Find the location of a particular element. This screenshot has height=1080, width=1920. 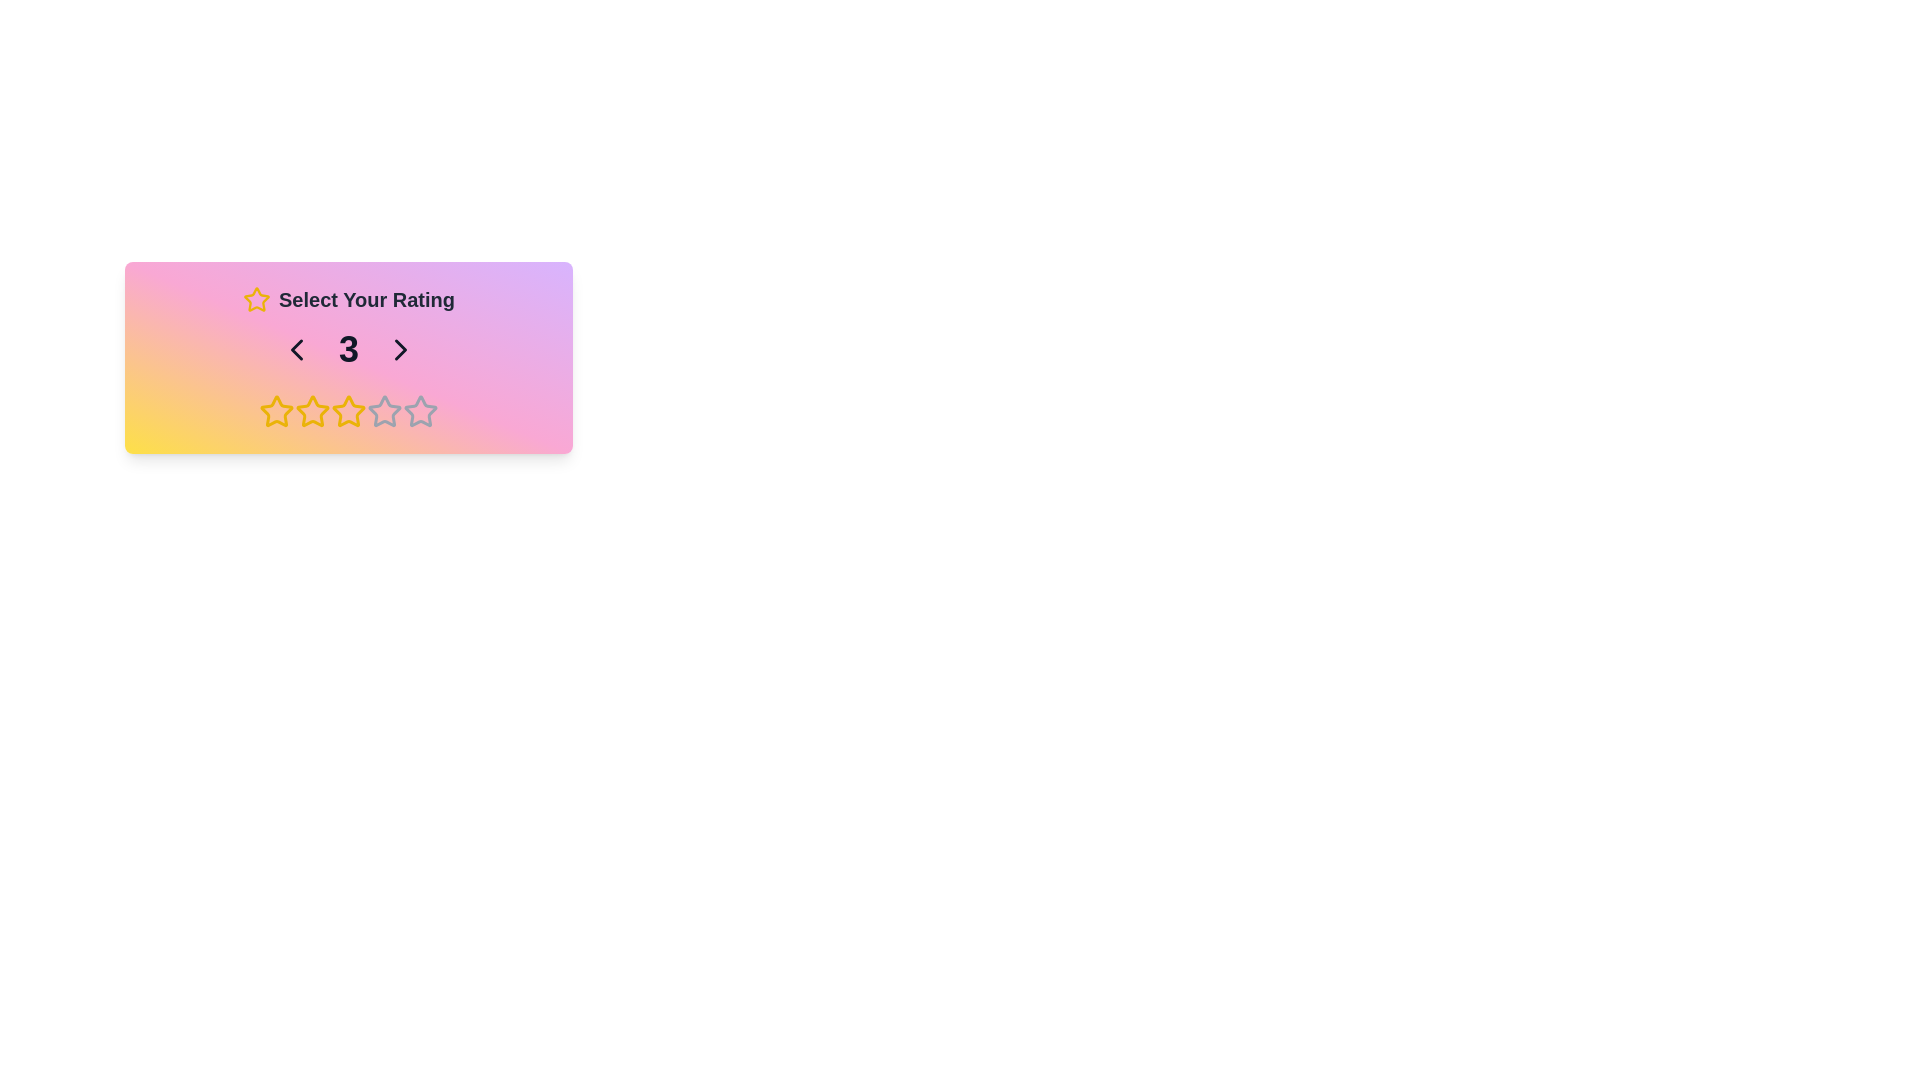

the third star icon in the horizontal sequence of five stars, which is highlighted is located at coordinates (384, 410).